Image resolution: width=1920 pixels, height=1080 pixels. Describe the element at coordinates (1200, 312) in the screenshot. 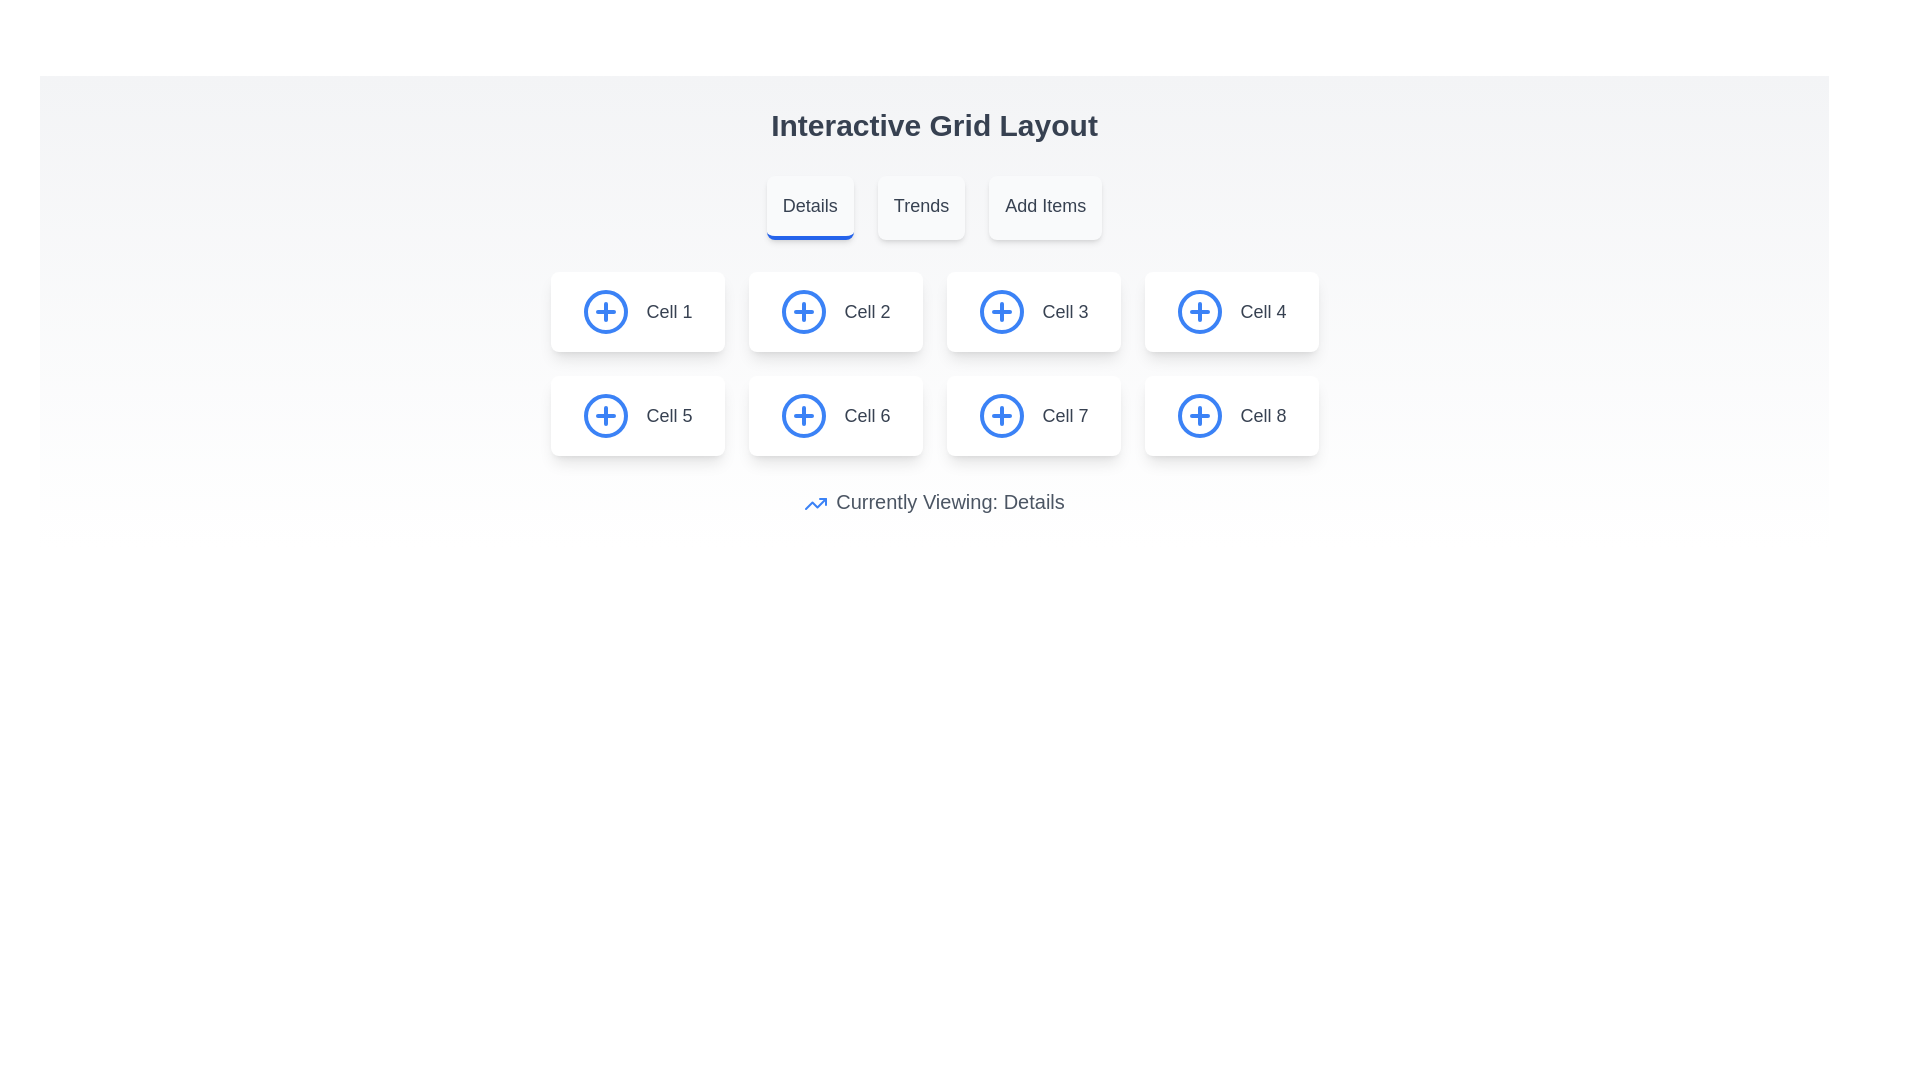

I see `the circular button with a blue outline and a plus symbol in the center, located in the top-right cell of the grid labeled 'Cell 4'` at that location.